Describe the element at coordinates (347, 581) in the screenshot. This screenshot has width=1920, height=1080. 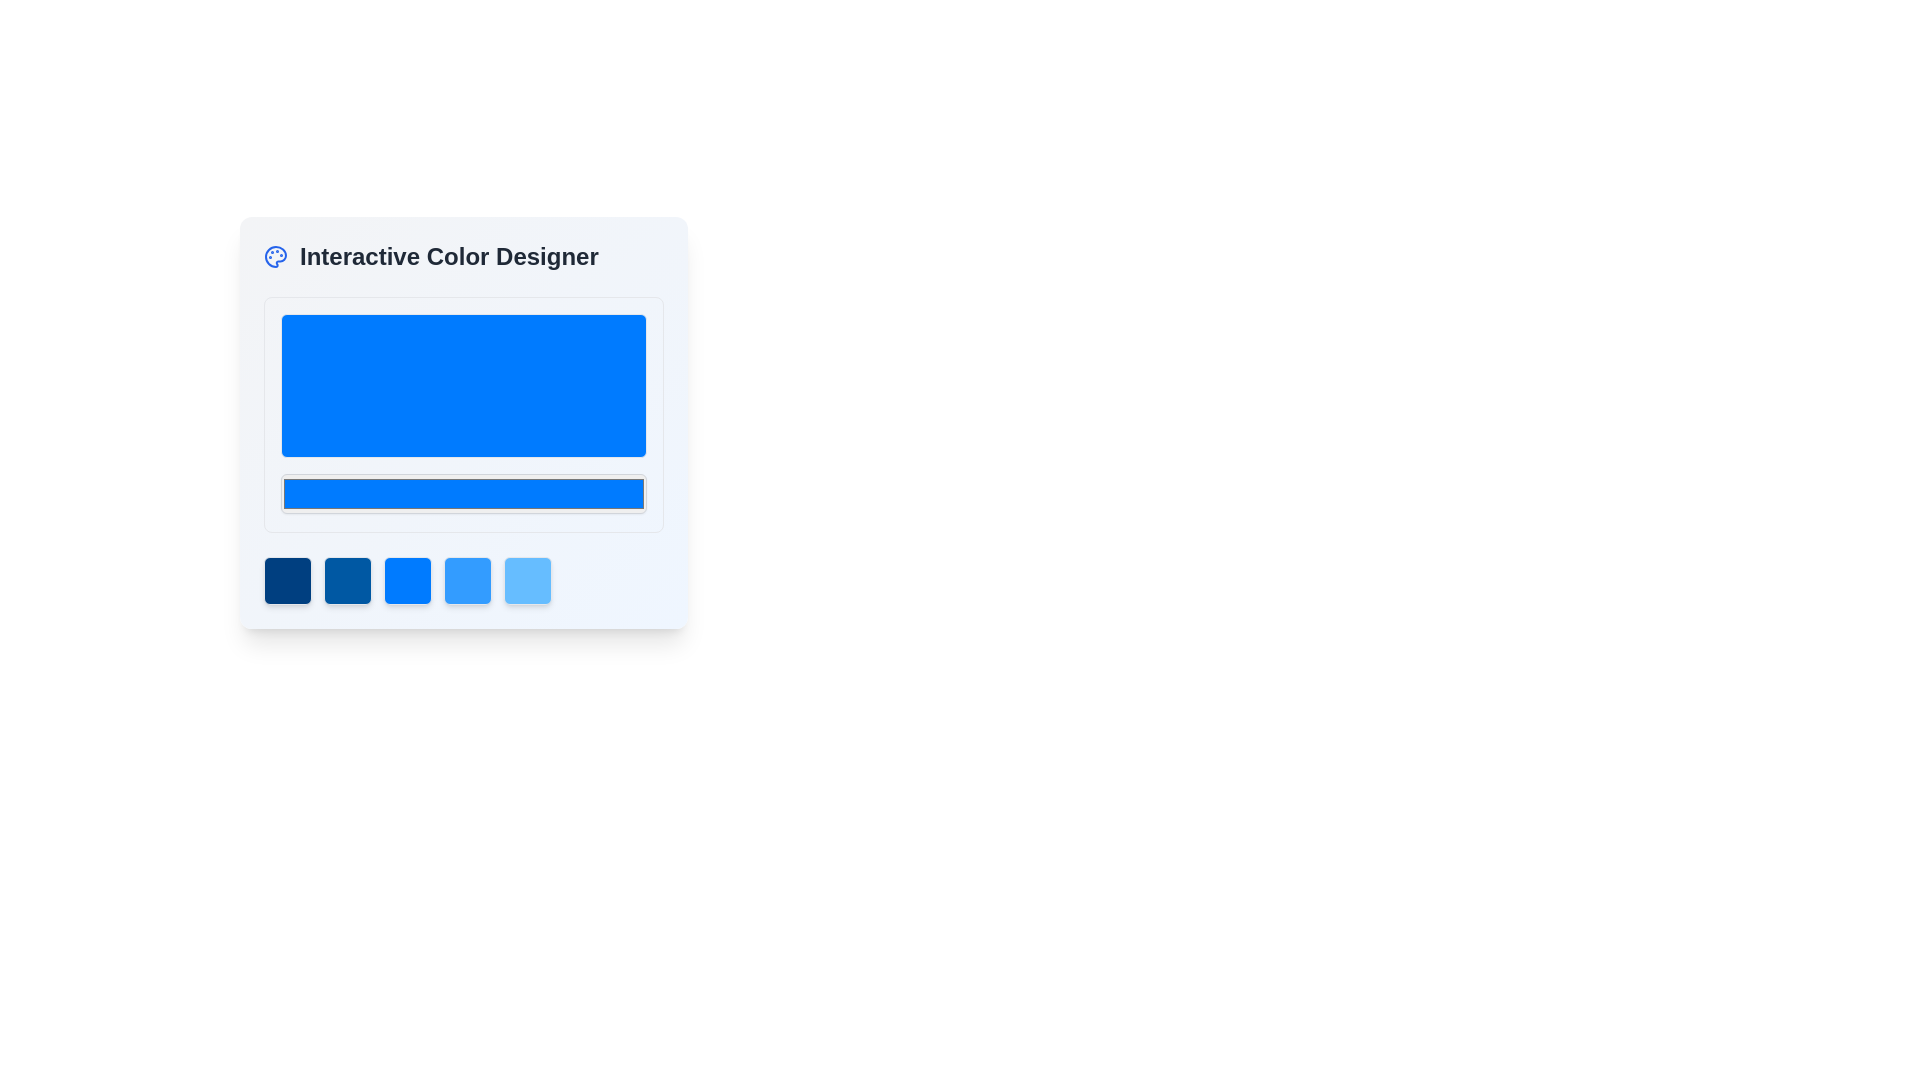
I see `the second square button with a deep blue background color (RGB(0, 88, 163))` at that location.